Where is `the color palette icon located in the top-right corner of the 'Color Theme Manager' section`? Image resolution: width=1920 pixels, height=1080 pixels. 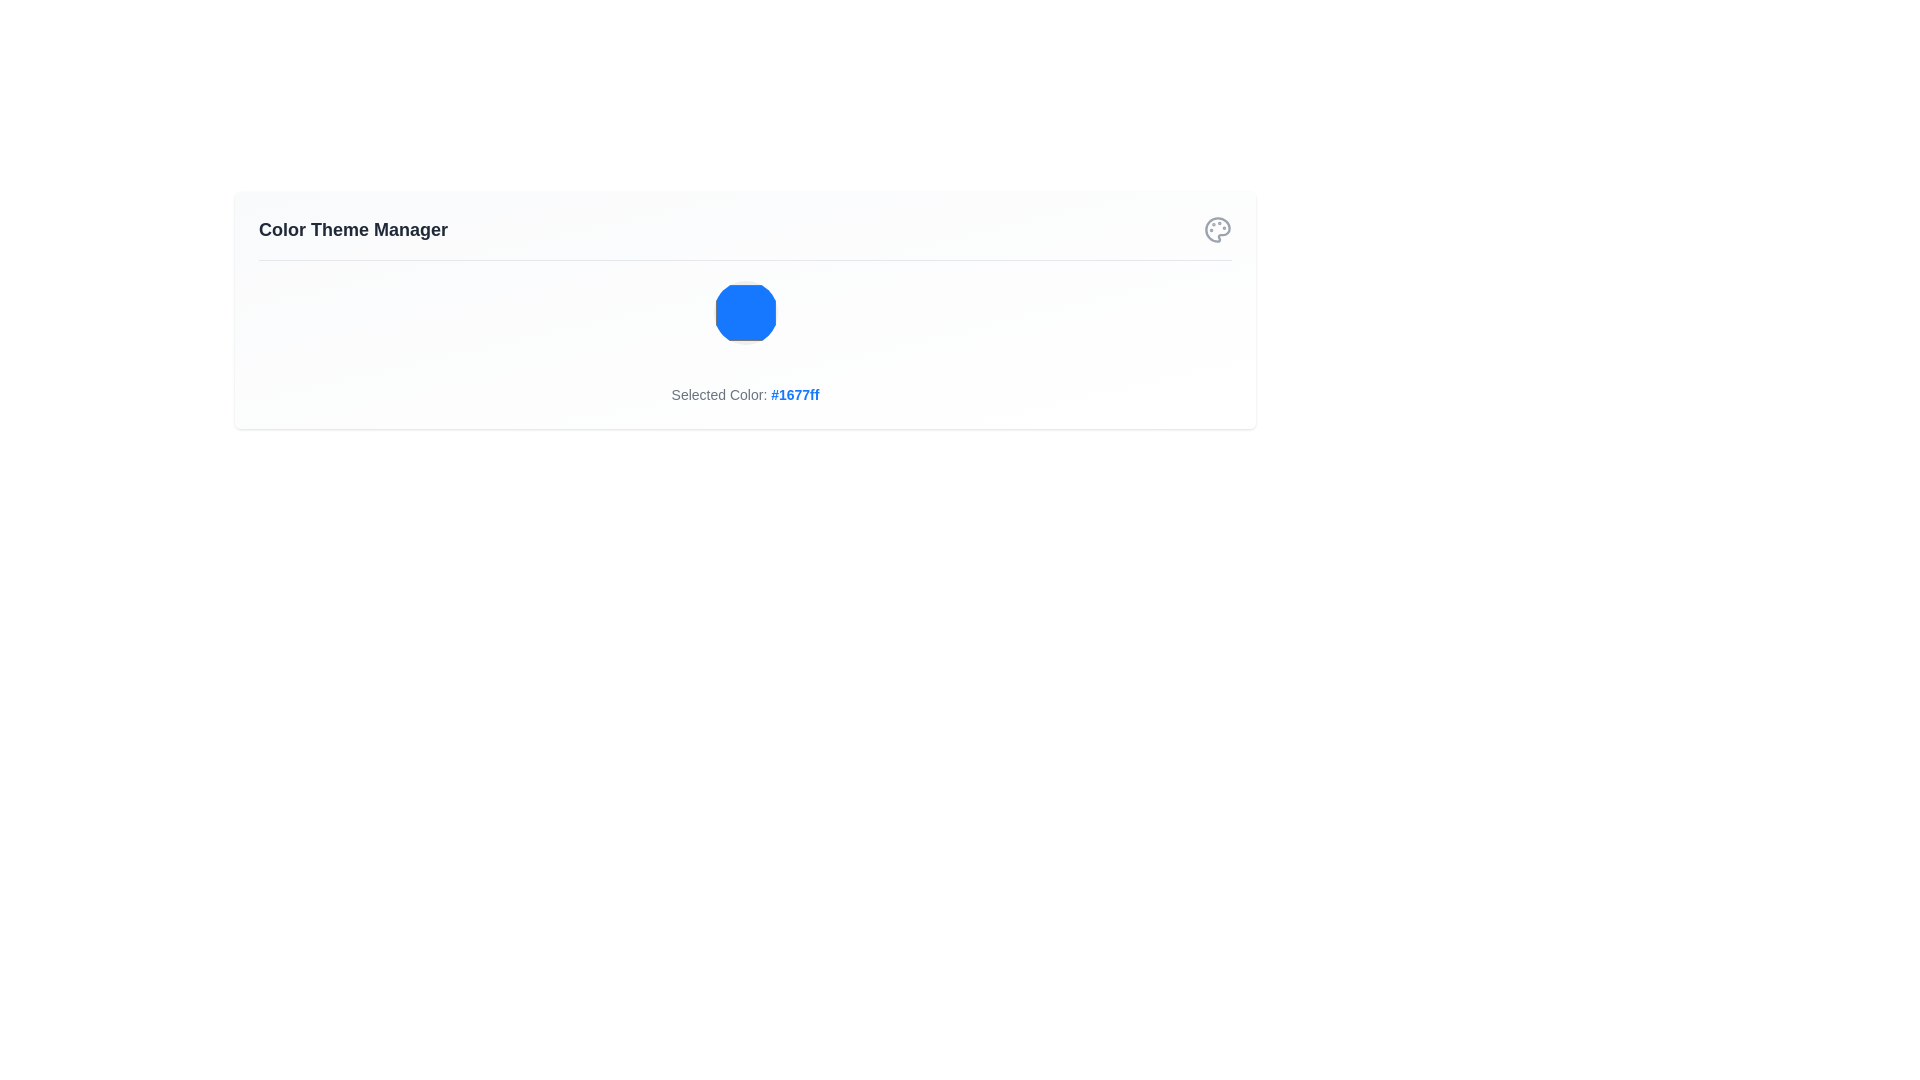 the color palette icon located in the top-right corner of the 'Color Theme Manager' section is located at coordinates (1217, 229).